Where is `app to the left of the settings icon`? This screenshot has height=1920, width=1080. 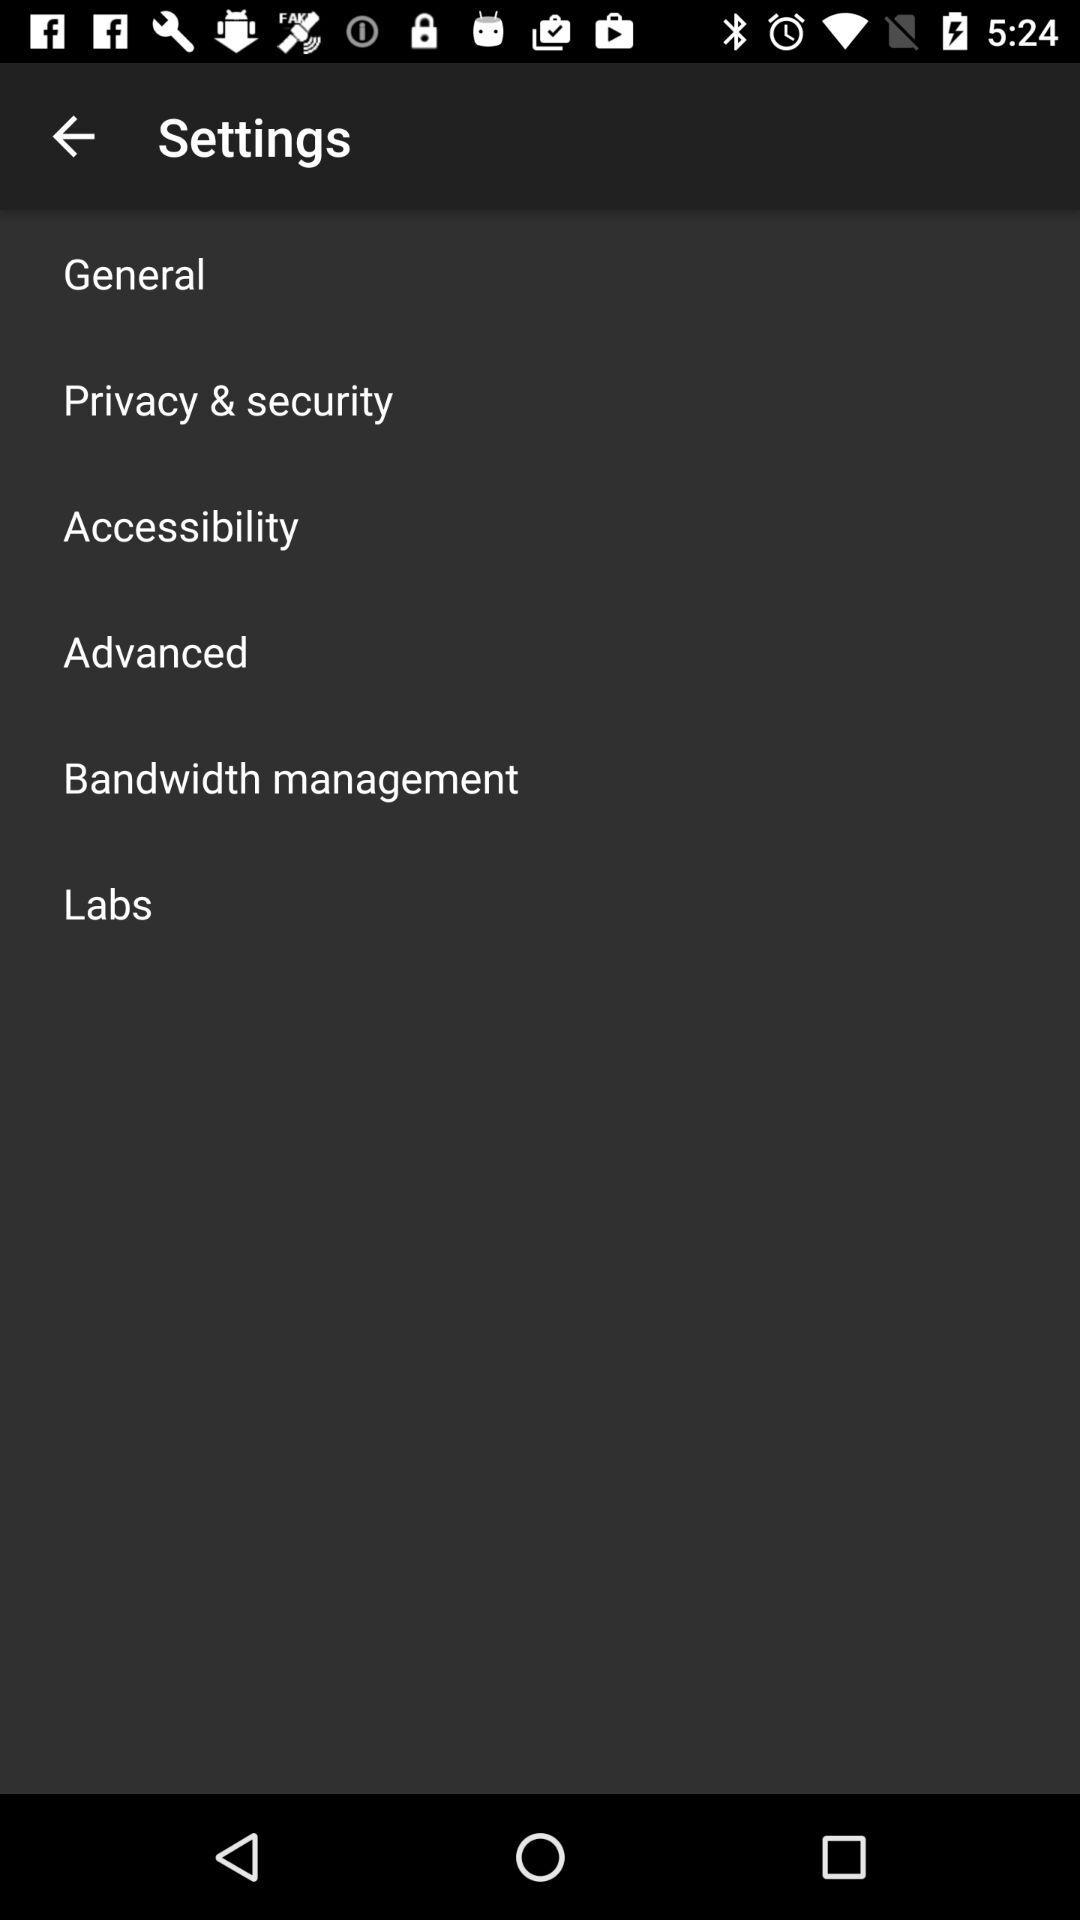 app to the left of the settings icon is located at coordinates (72, 135).